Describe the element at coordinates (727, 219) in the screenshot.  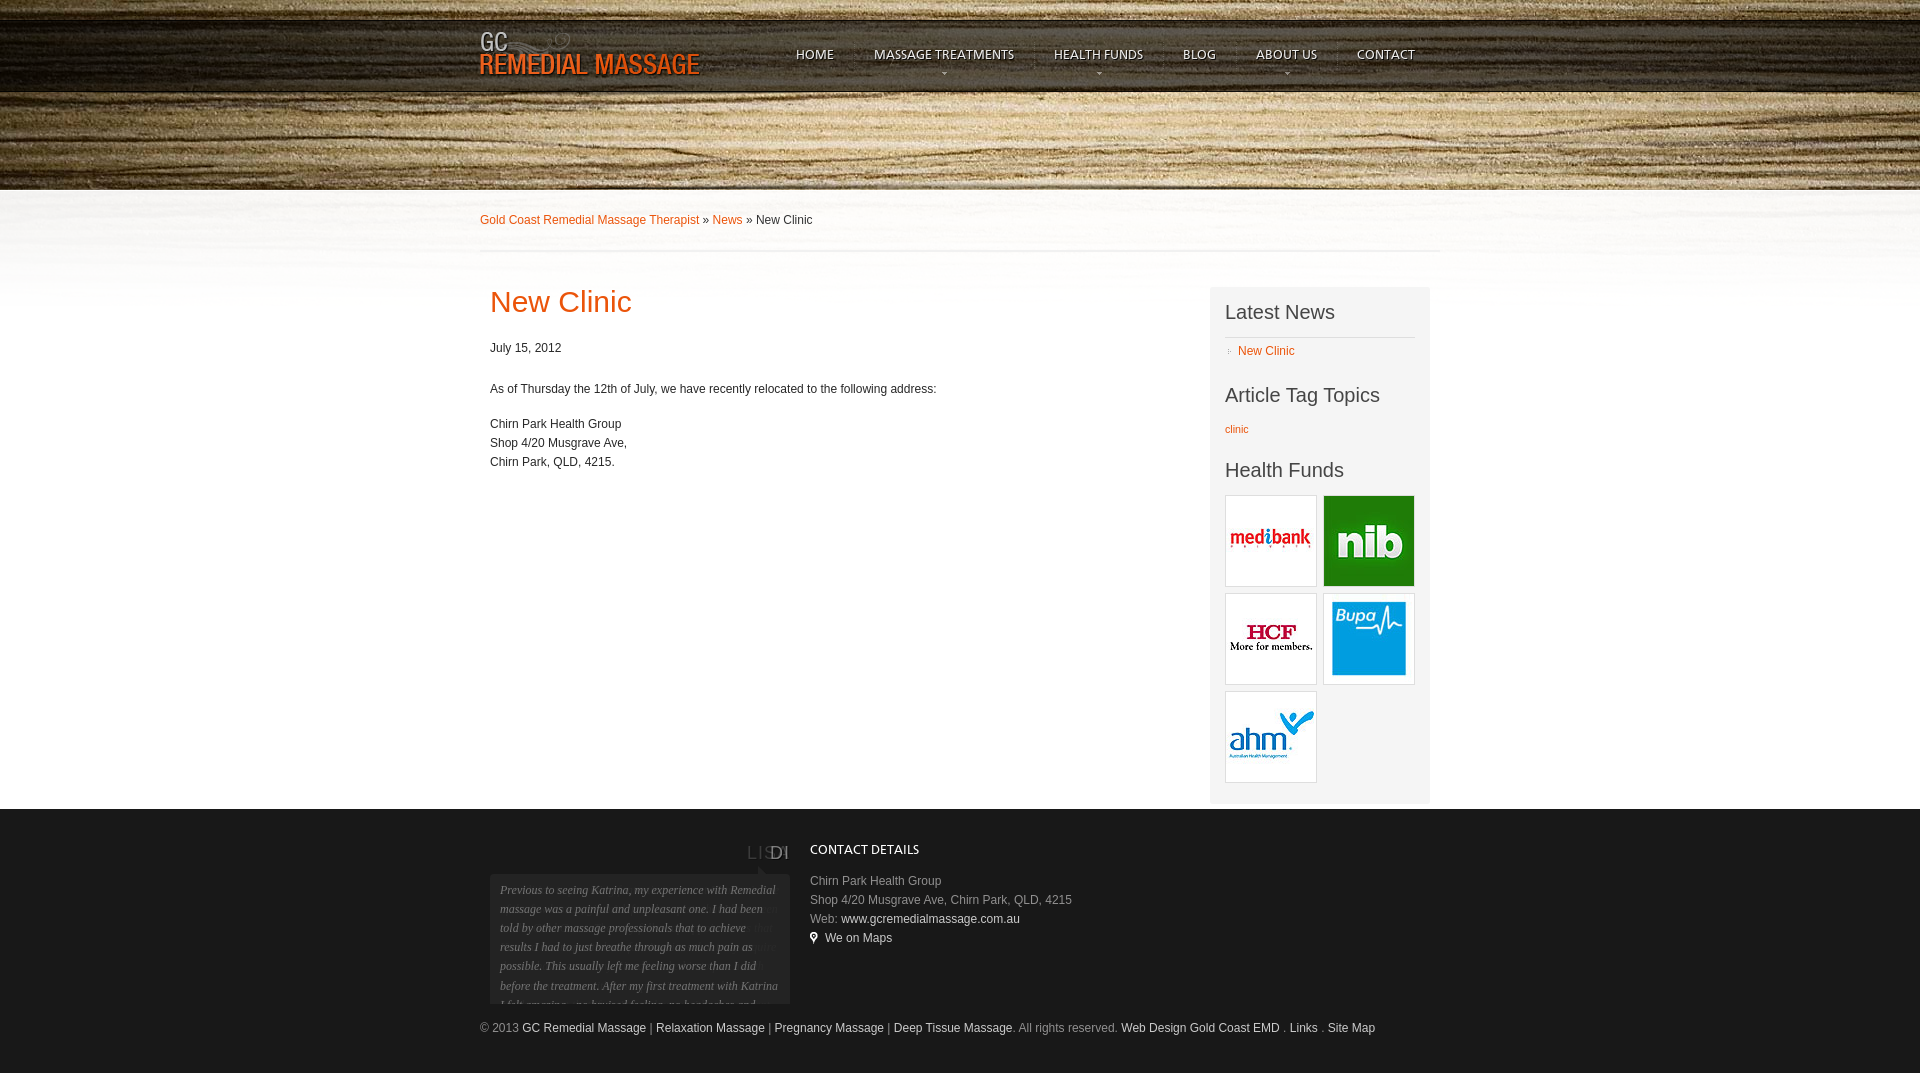
I see `'News'` at that location.